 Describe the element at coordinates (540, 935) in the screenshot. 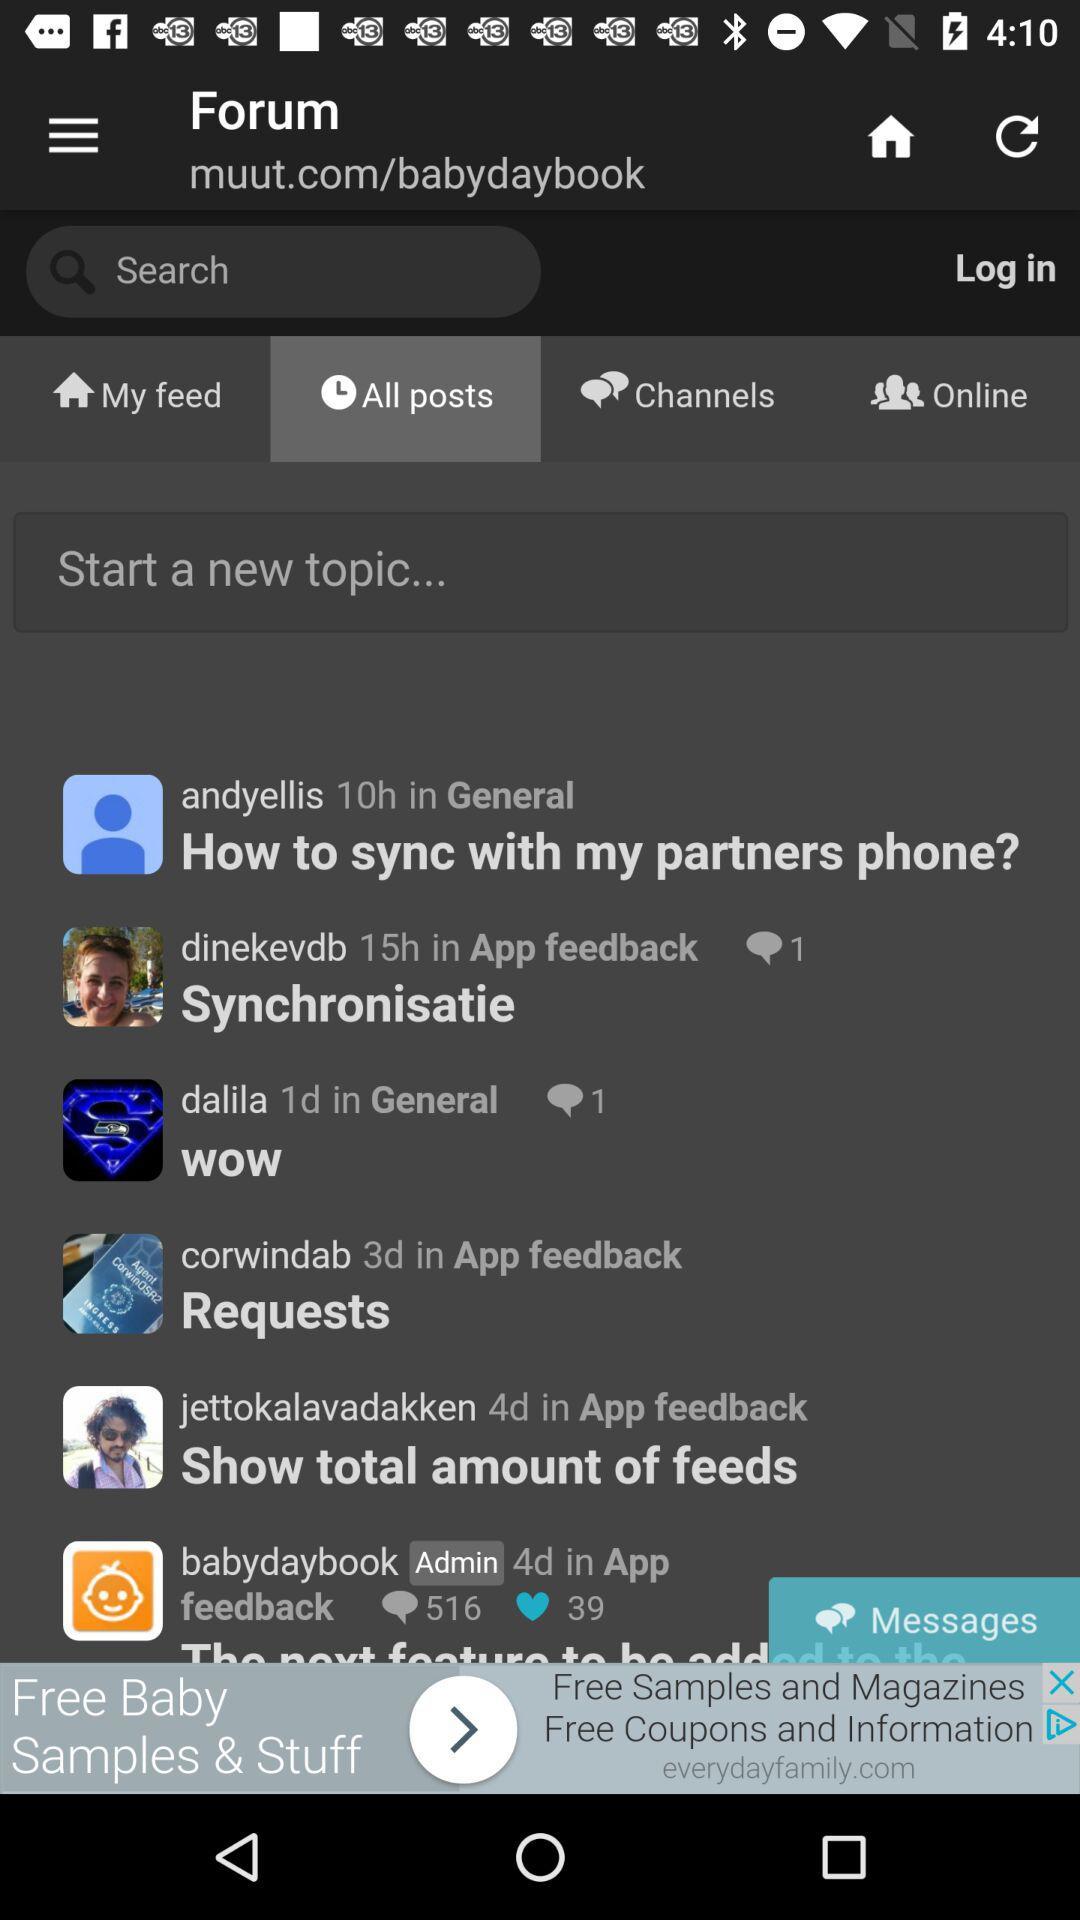

I see `full page` at that location.